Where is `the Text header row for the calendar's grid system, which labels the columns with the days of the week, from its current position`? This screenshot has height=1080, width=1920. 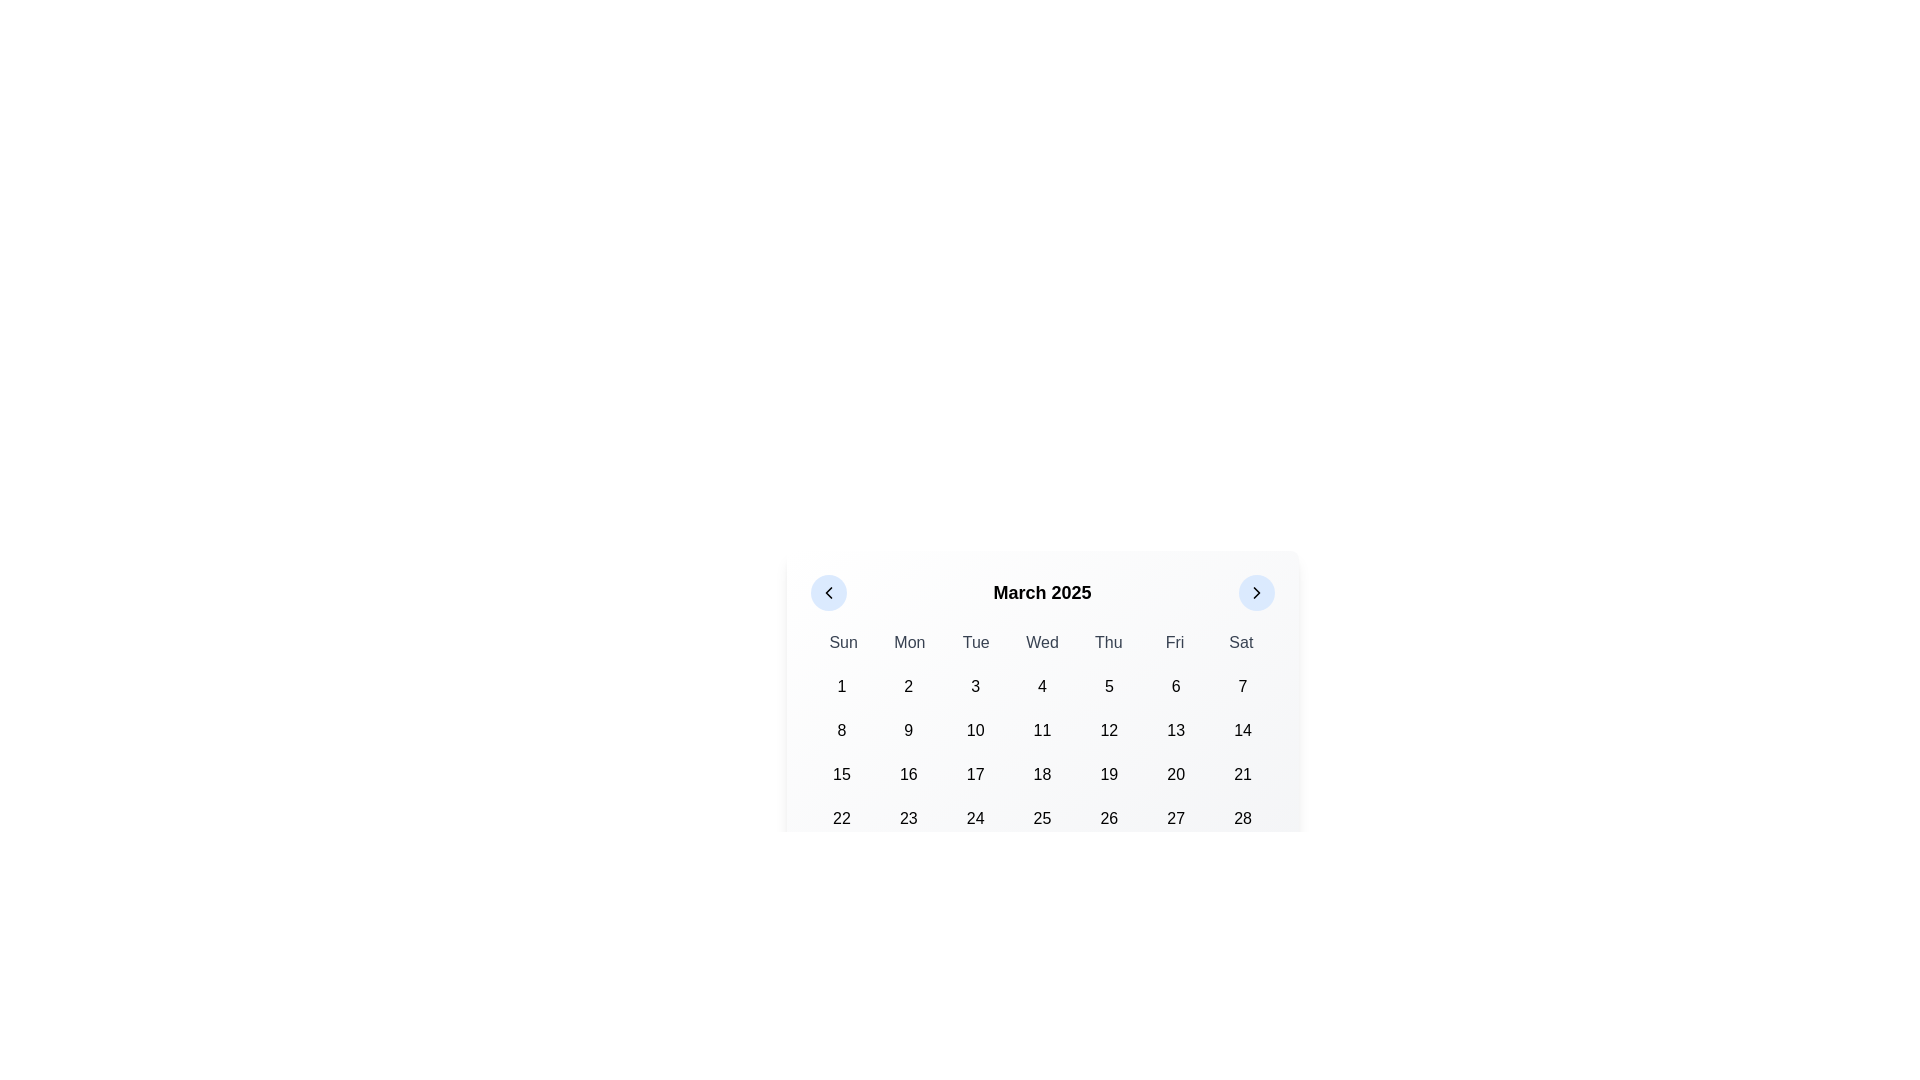 the Text header row for the calendar's grid system, which labels the columns with the days of the week, from its current position is located at coordinates (1041, 643).